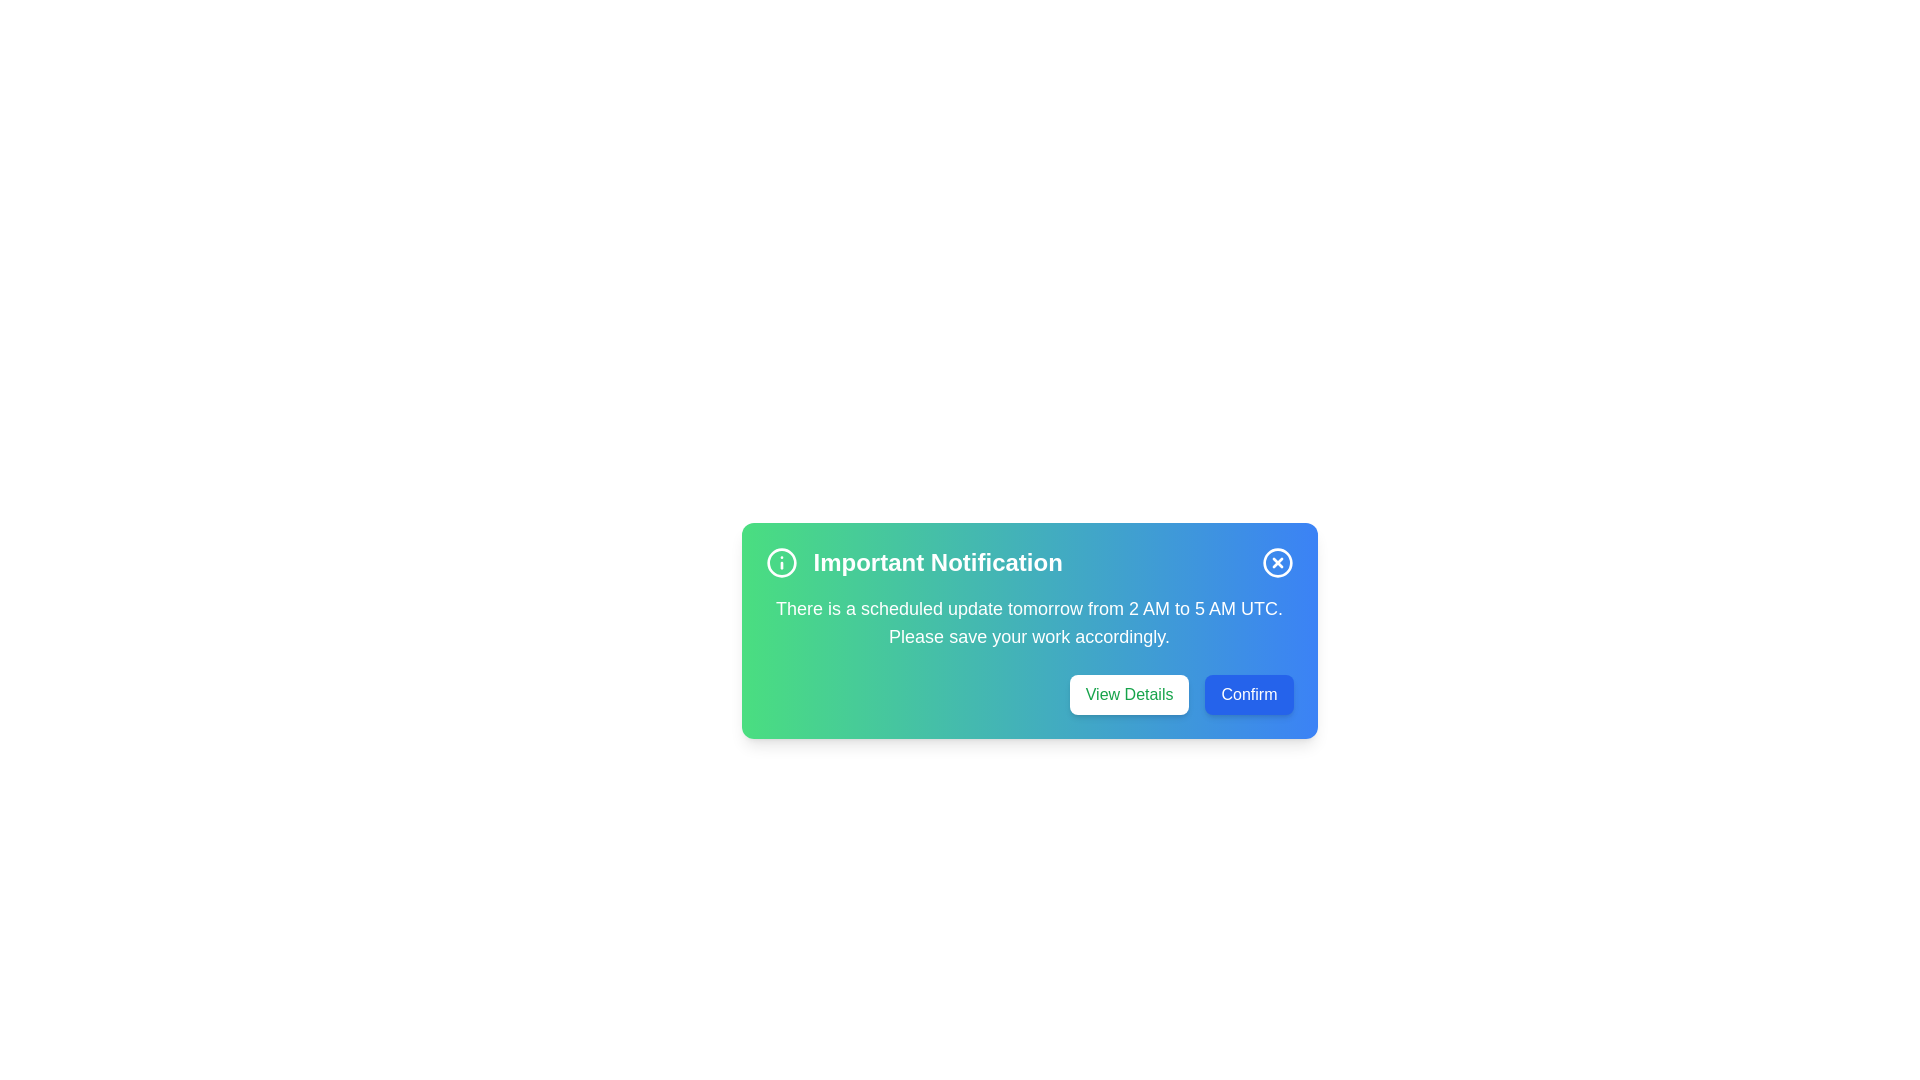 The height and width of the screenshot is (1080, 1920). I want to click on the 'View Details' button to view more information, so click(1129, 693).